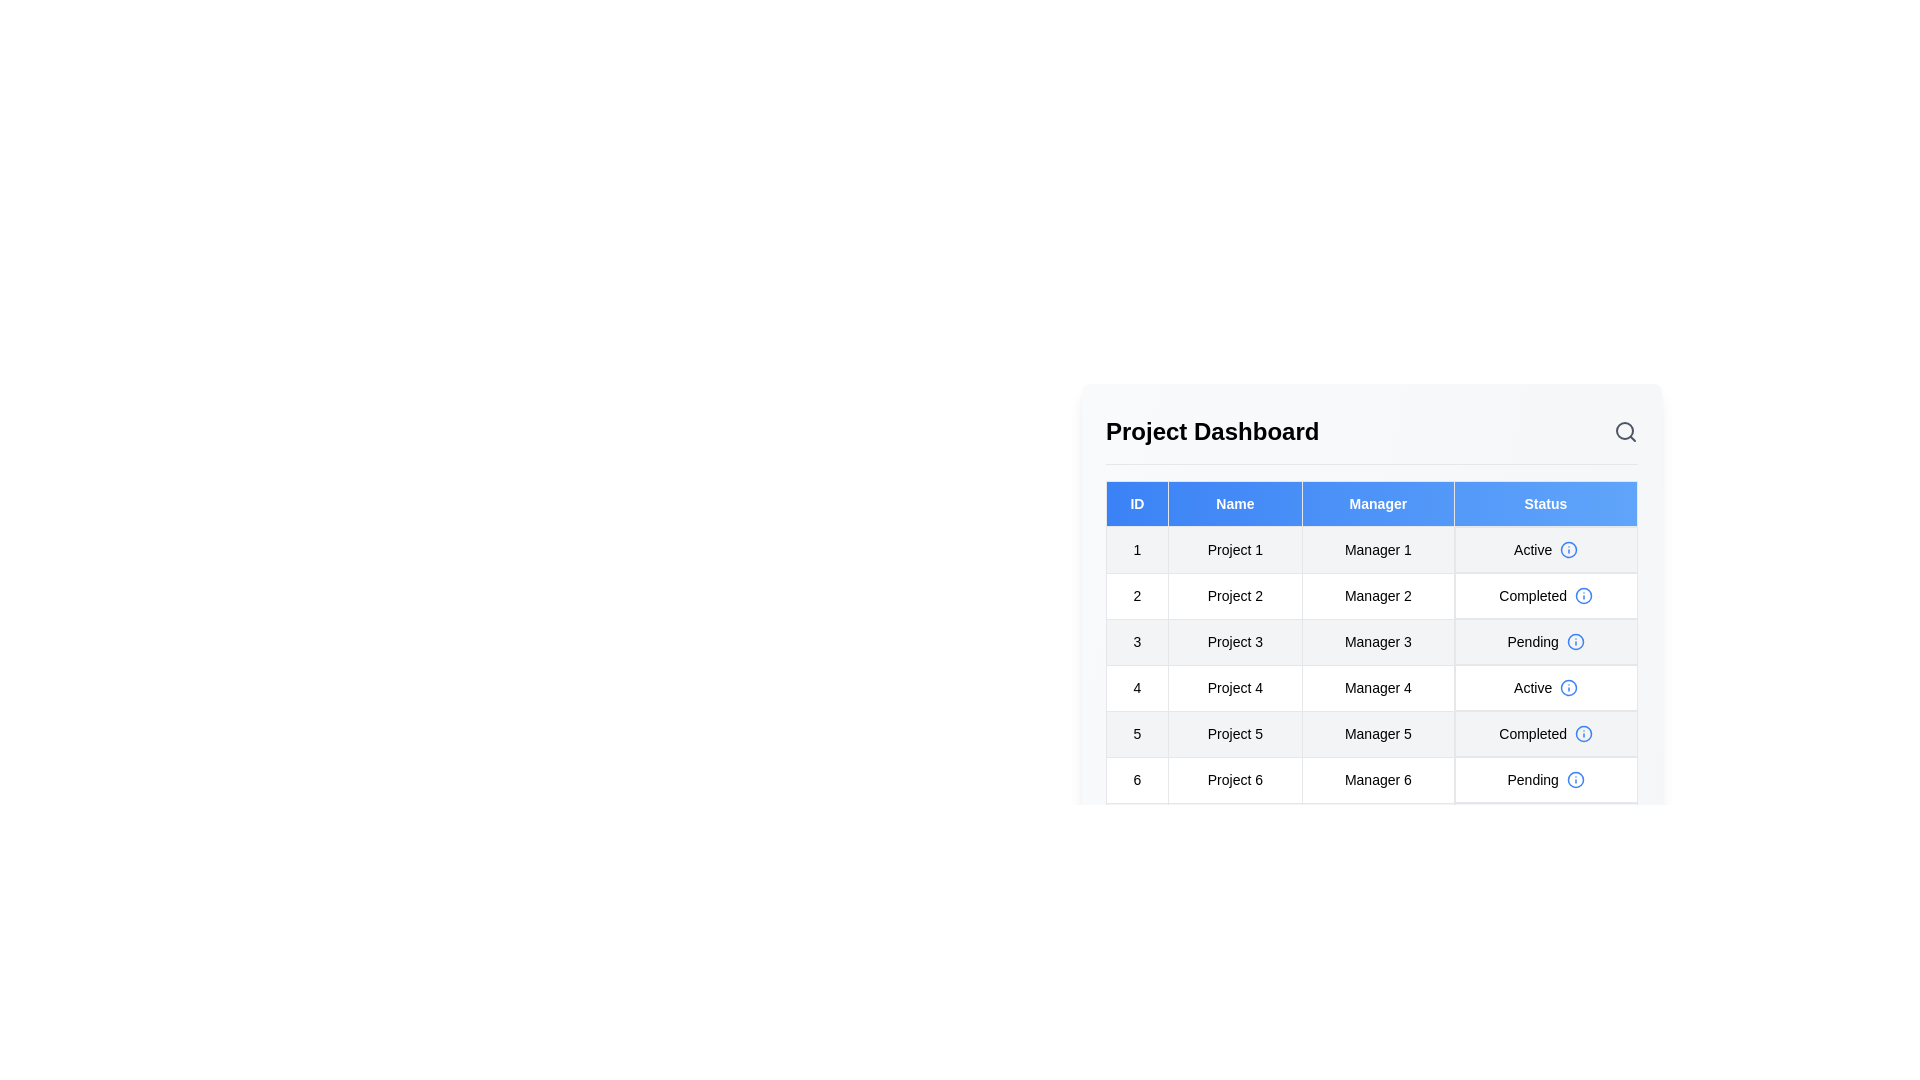  I want to click on the information icon for the status of project 6, so click(1573, 778).